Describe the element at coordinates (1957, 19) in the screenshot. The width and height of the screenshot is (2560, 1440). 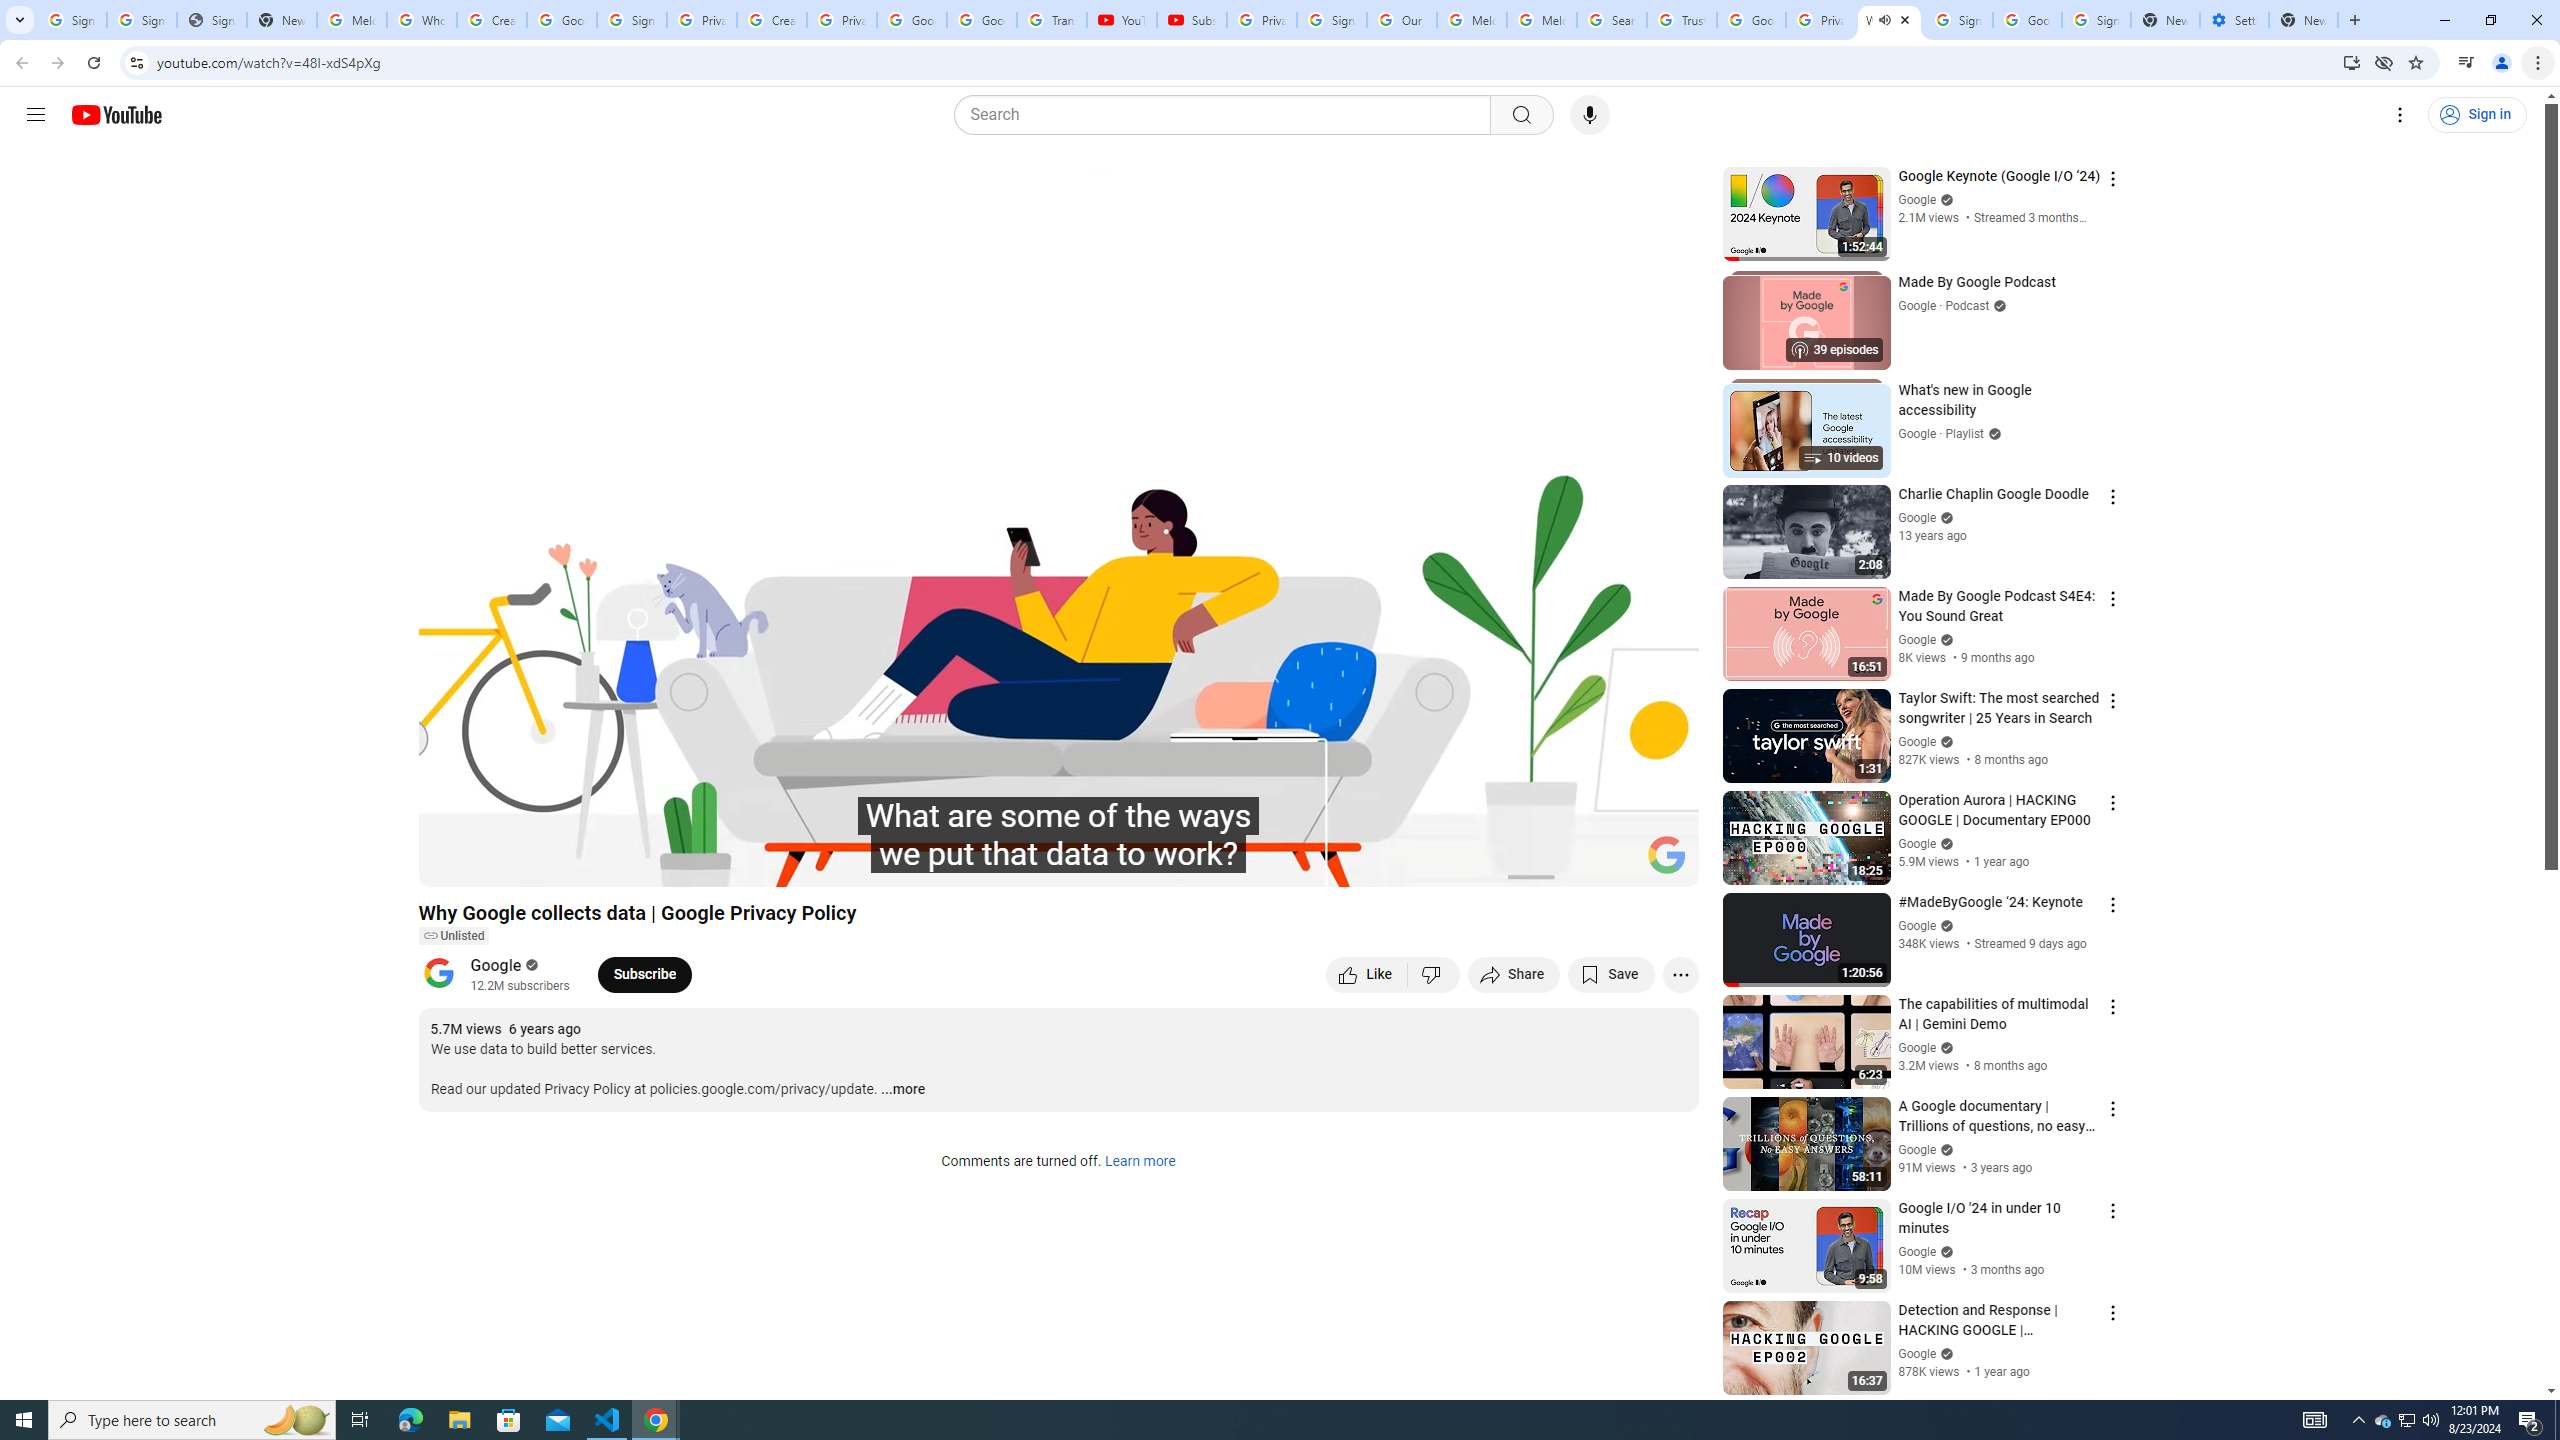
I see `'Sign in - Google Accounts'` at that location.